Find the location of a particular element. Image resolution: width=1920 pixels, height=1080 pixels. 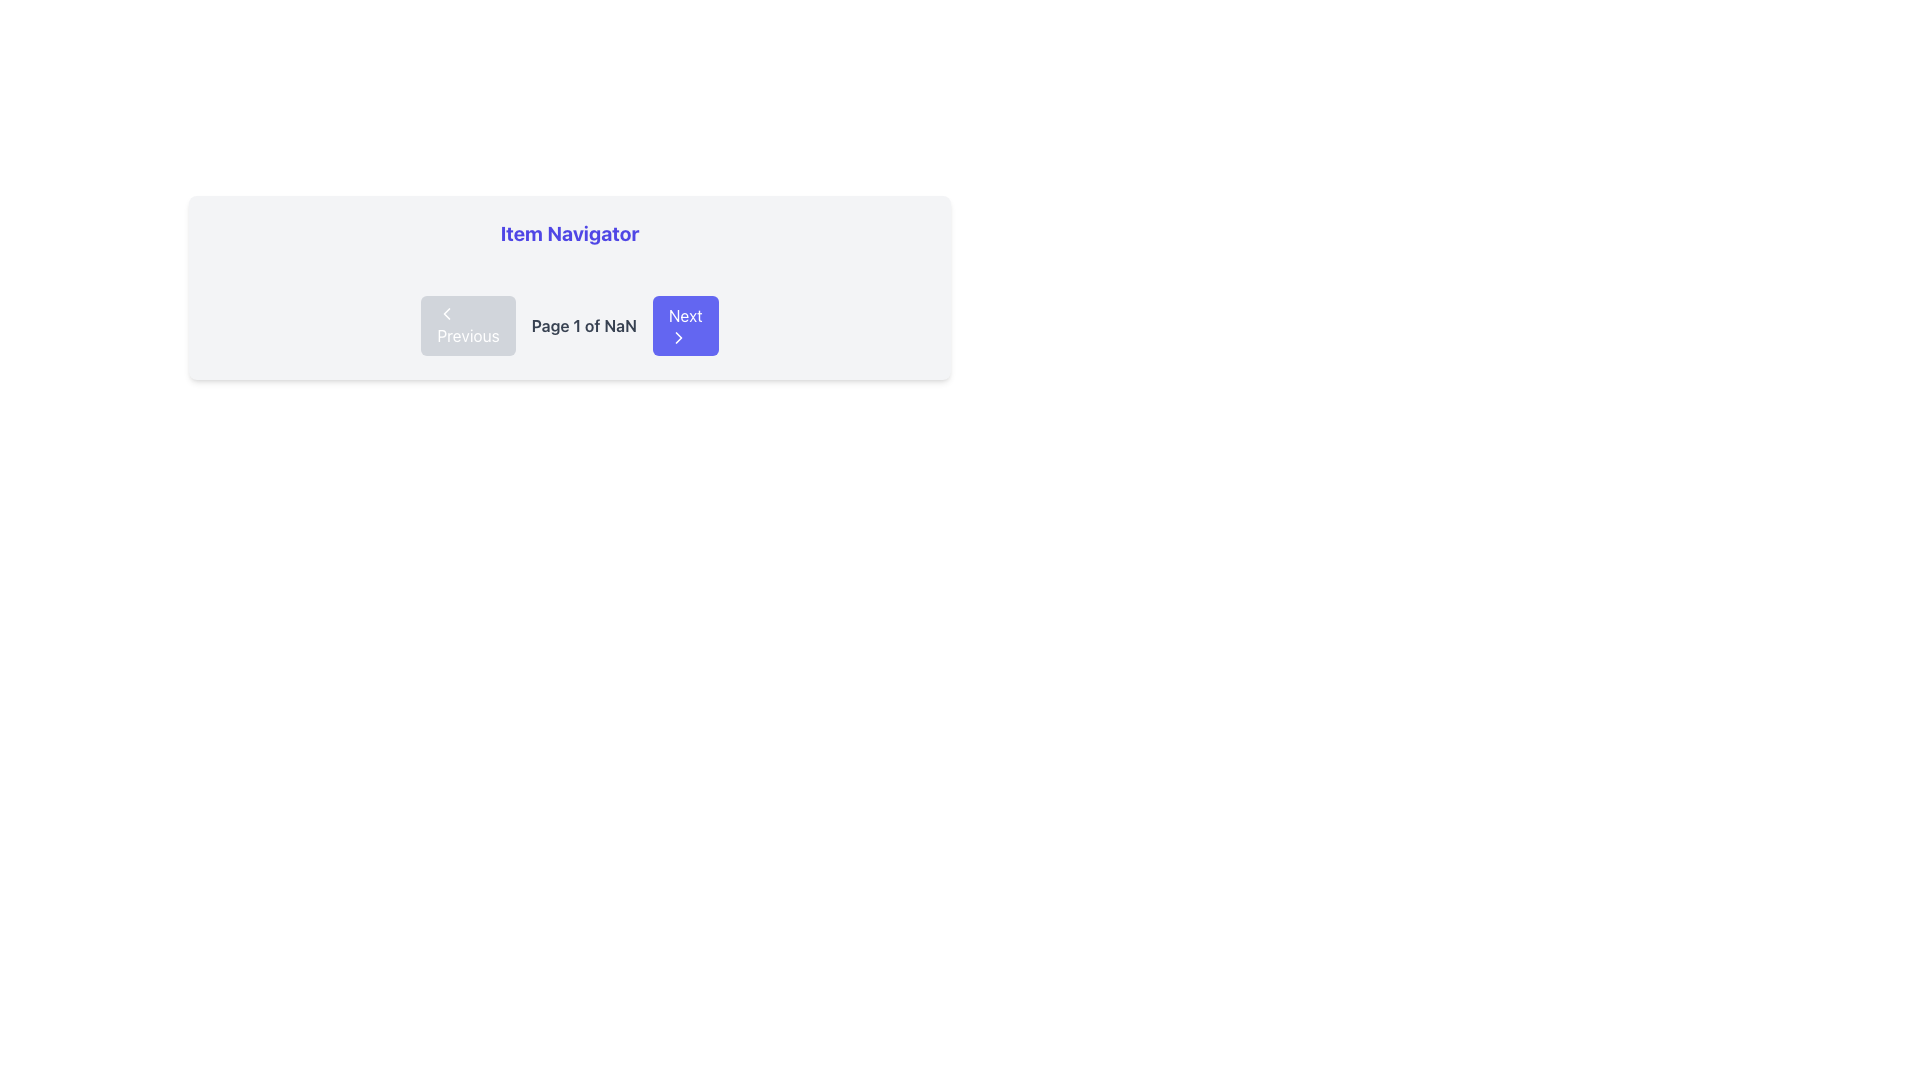

the text indicator displaying 'Page 1 of NaN' in bold gray font is located at coordinates (583, 325).